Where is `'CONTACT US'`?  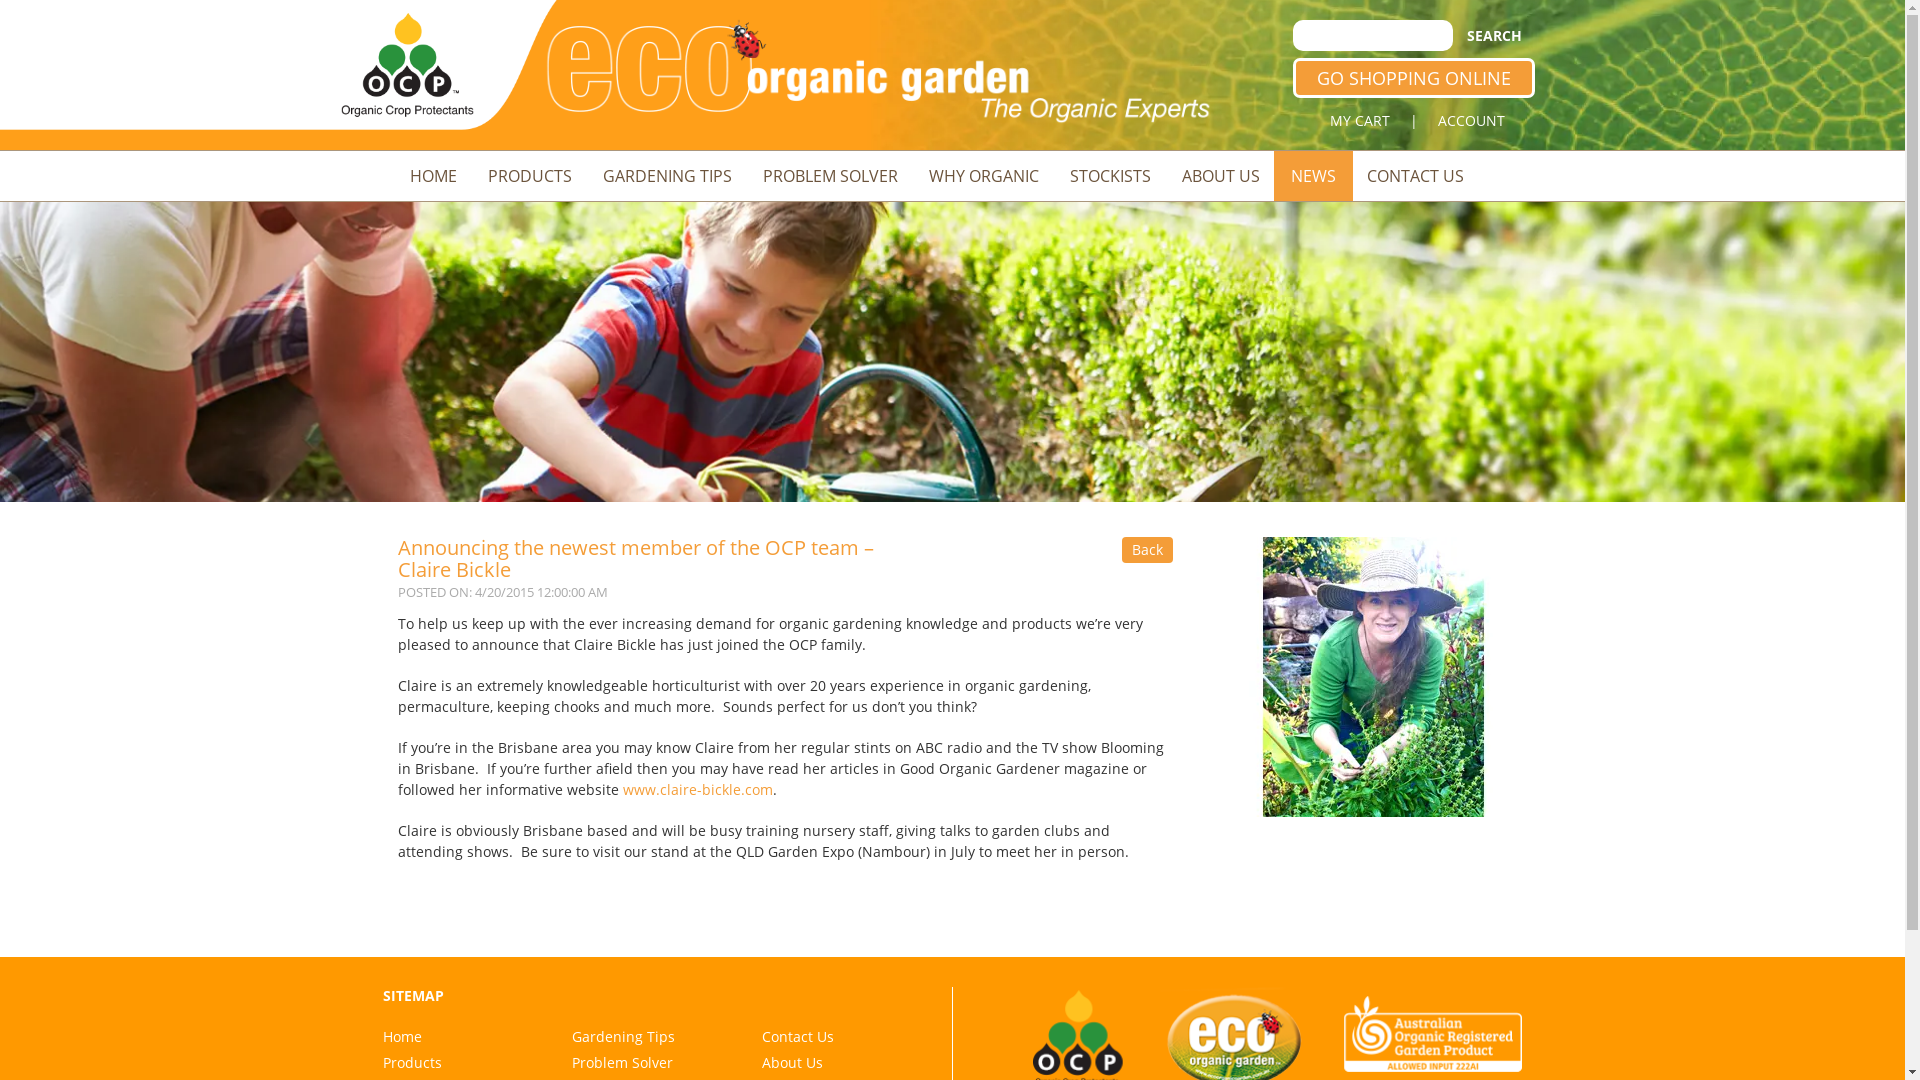
'CONTACT US' is located at coordinates (1414, 175).